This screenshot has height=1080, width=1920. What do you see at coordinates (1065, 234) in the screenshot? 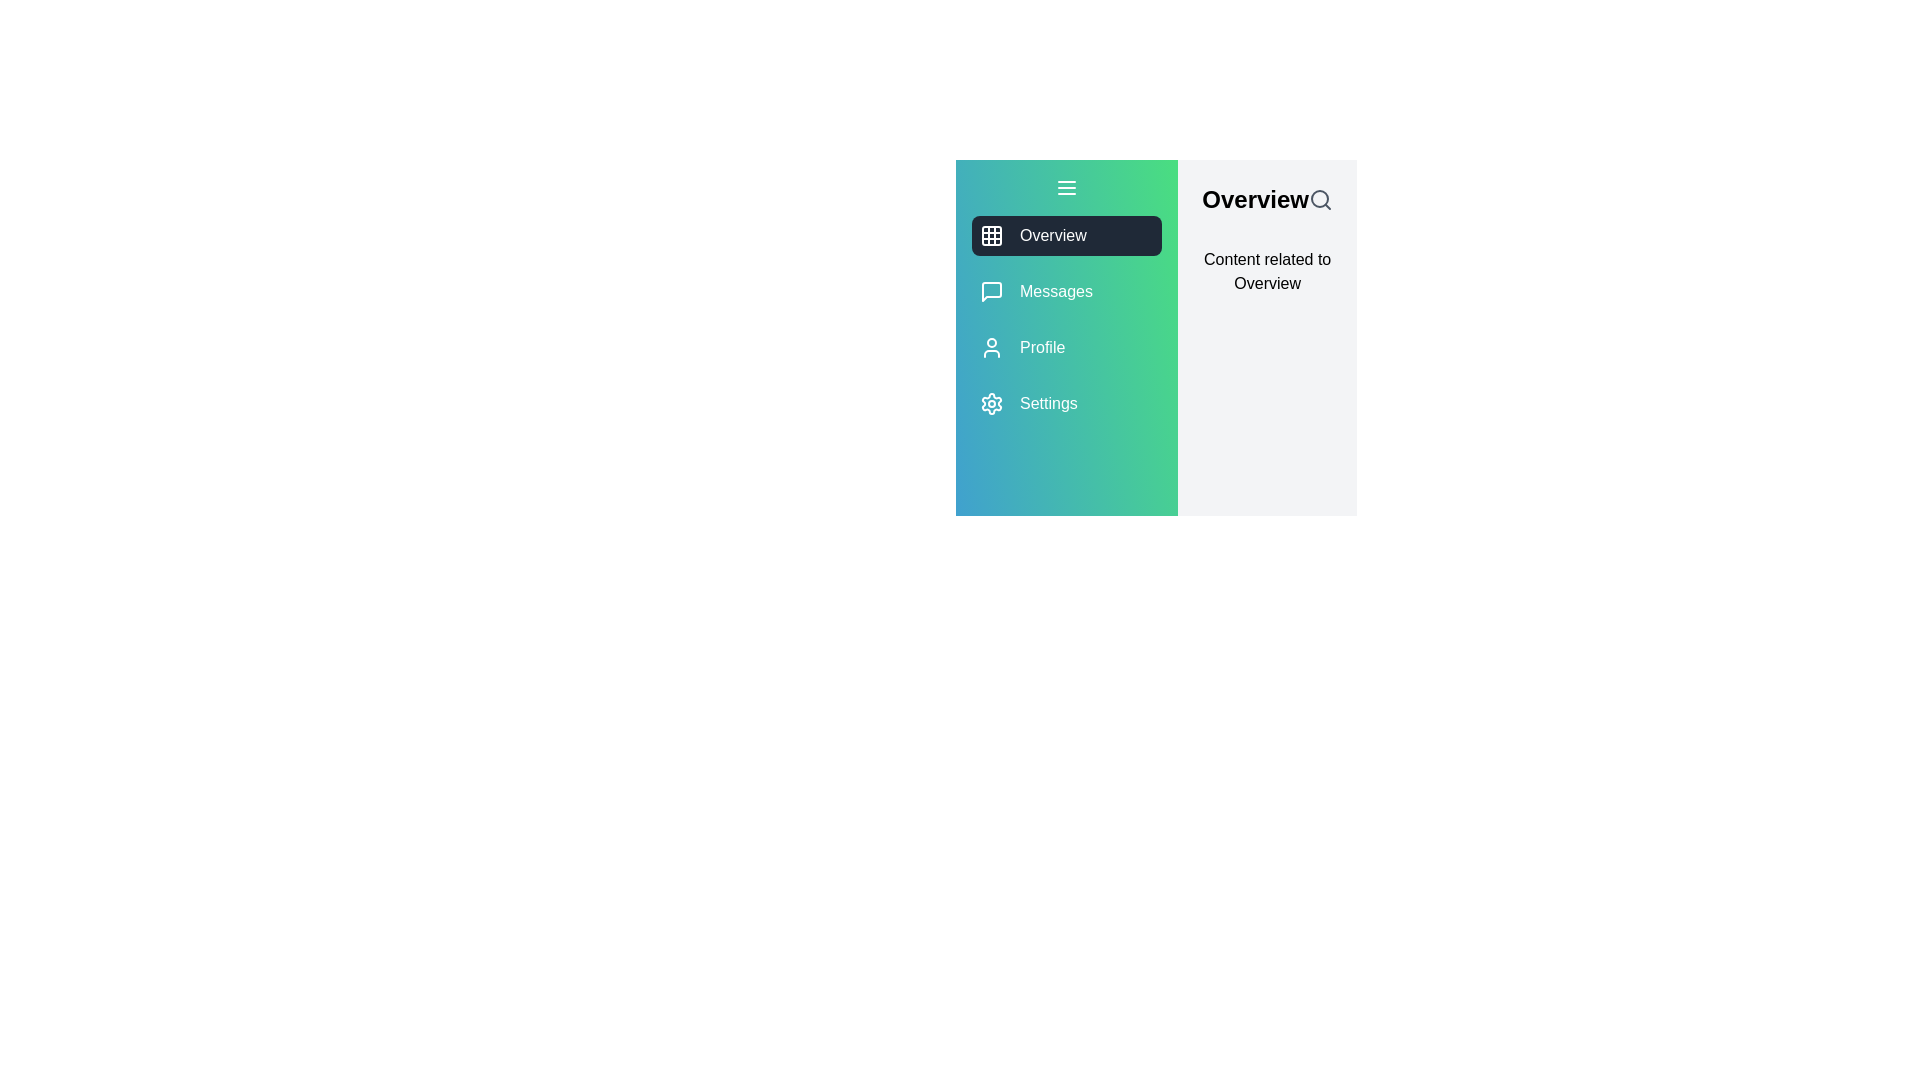
I see `the menu item Overview to view its hover effect` at bounding box center [1065, 234].